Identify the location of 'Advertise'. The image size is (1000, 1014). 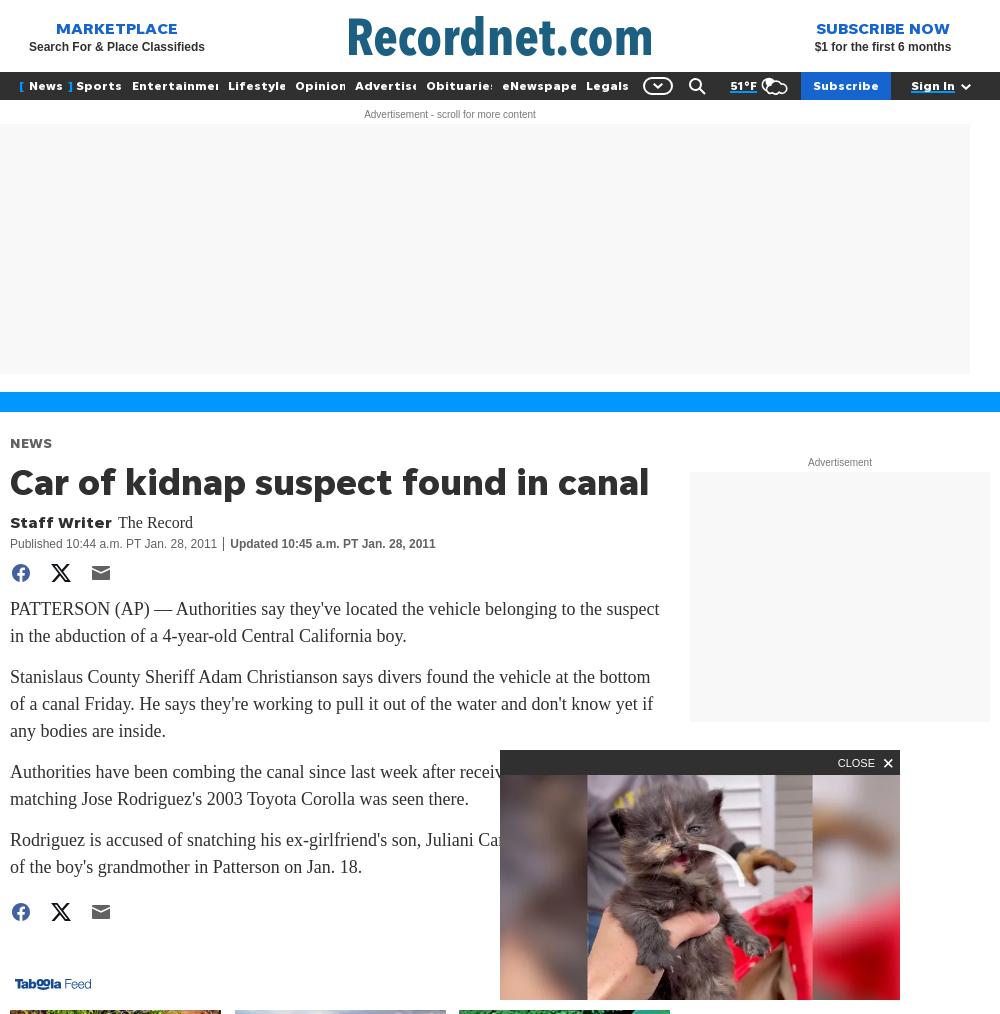
(354, 84).